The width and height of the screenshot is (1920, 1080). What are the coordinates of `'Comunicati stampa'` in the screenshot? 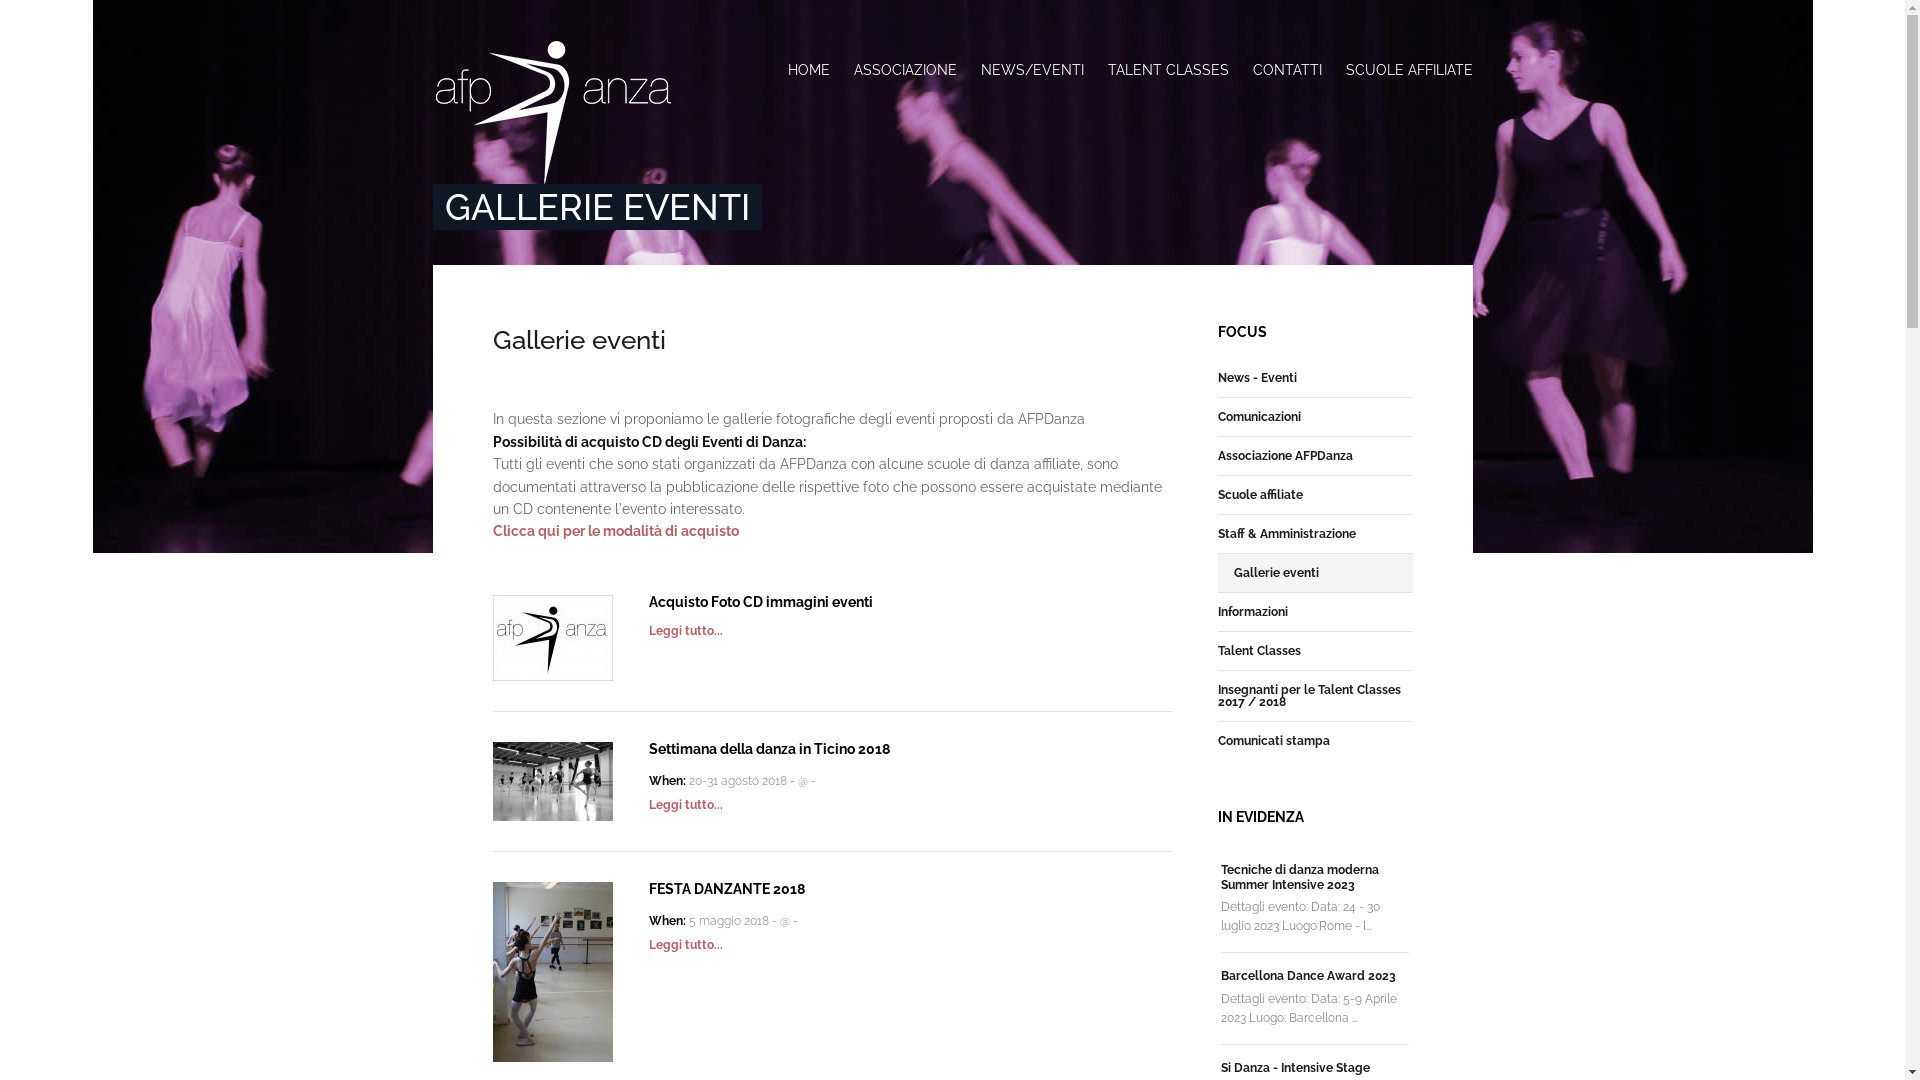 It's located at (1272, 740).